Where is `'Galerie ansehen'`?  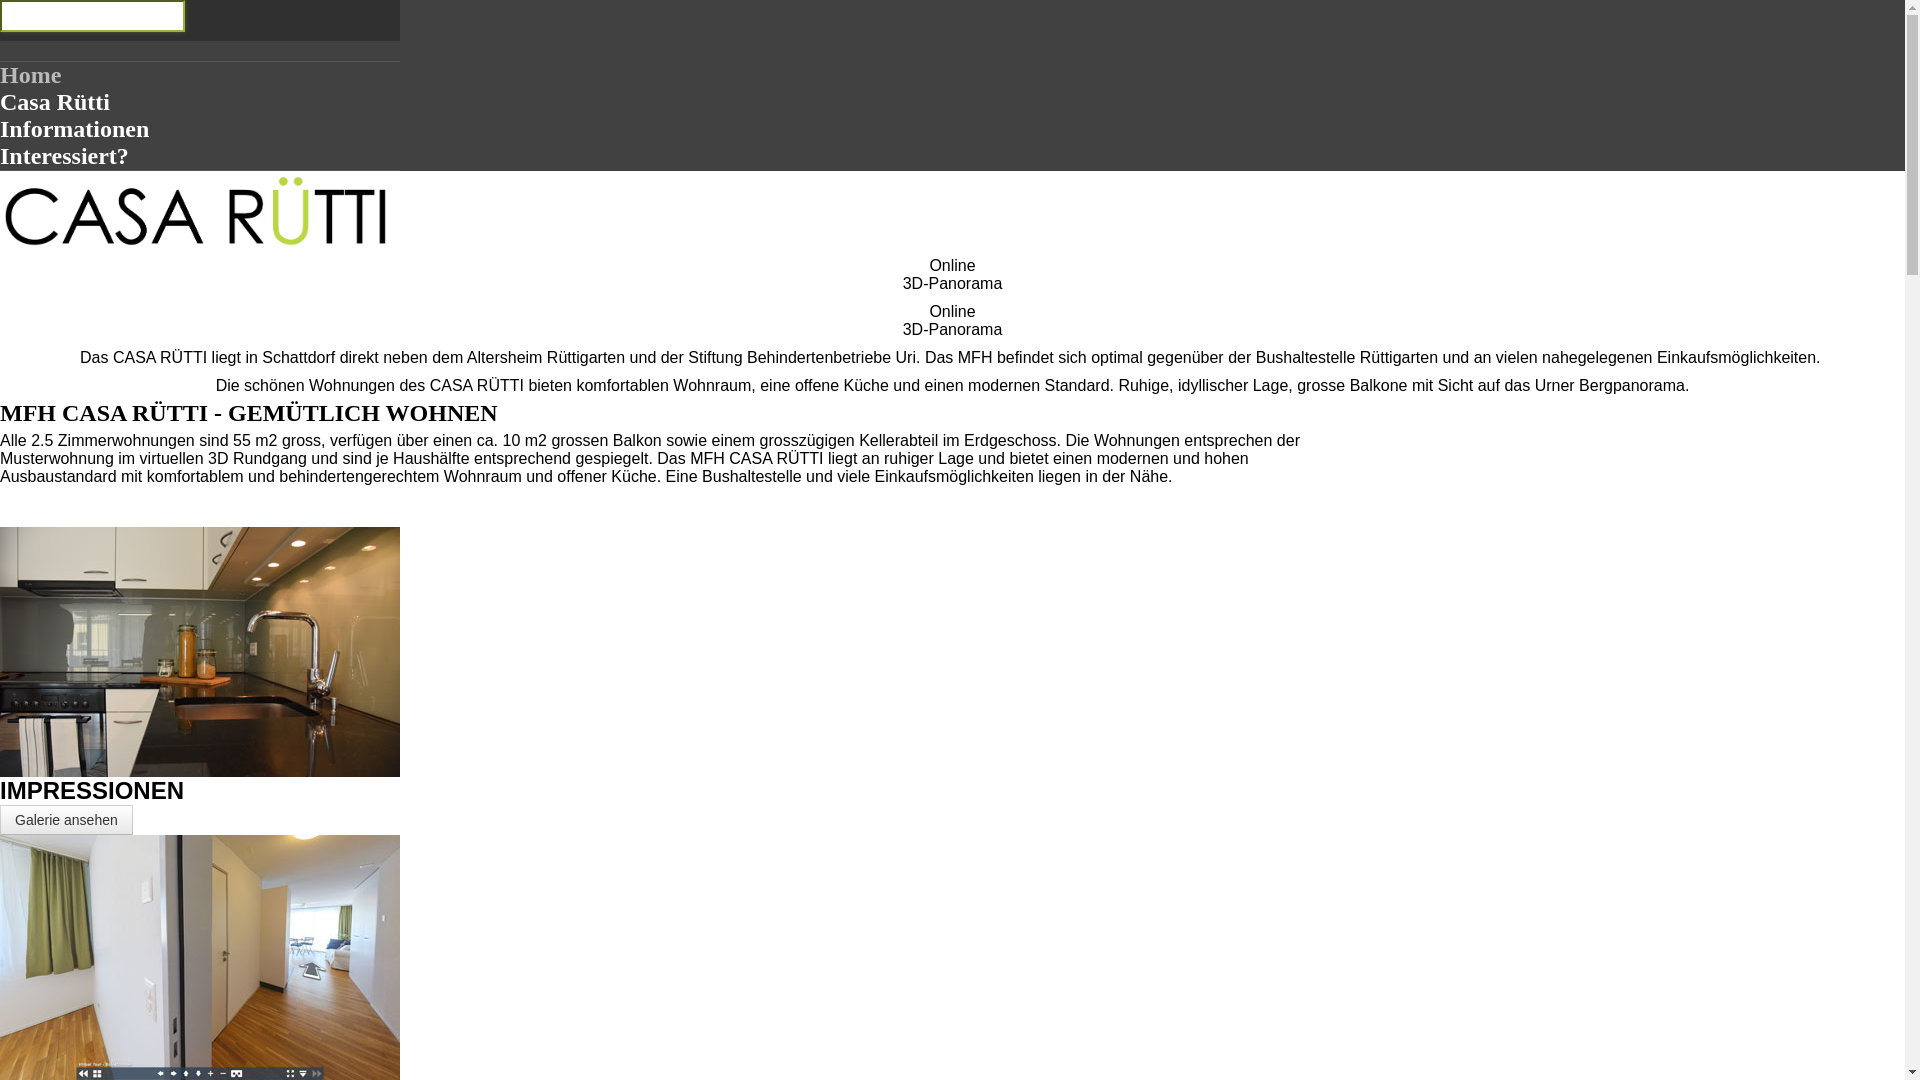 'Galerie ansehen' is located at coordinates (66, 820).